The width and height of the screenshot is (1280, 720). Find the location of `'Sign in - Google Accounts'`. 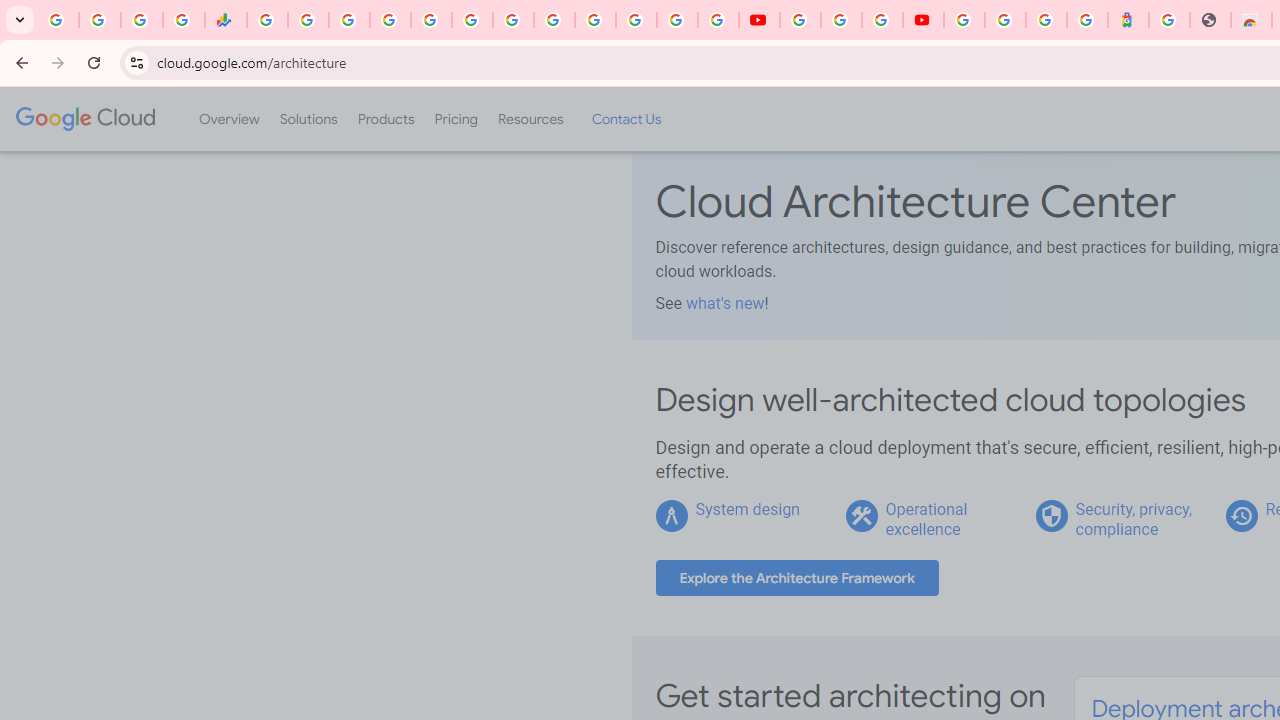

'Sign in - Google Accounts' is located at coordinates (964, 20).